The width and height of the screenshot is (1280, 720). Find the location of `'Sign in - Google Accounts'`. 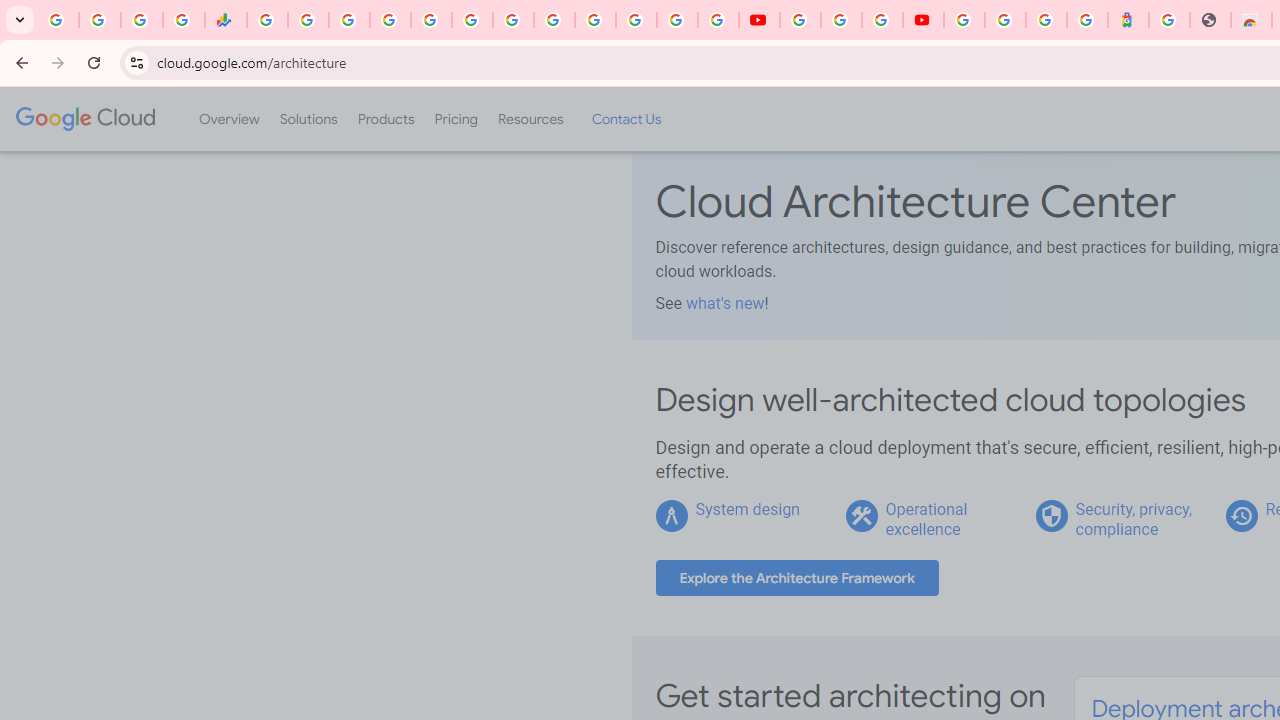

'Sign in - Google Accounts' is located at coordinates (964, 20).